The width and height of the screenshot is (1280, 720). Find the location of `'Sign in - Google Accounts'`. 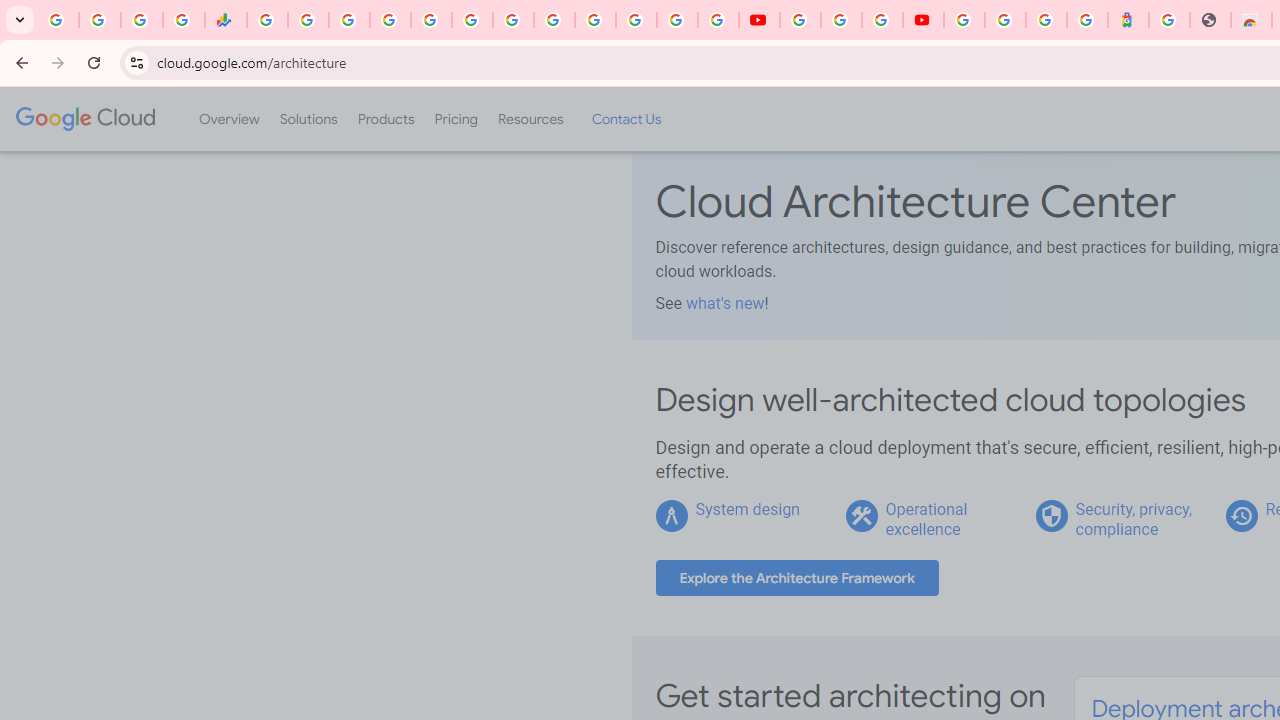

'Sign in - Google Accounts' is located at coordinates (964, 20).